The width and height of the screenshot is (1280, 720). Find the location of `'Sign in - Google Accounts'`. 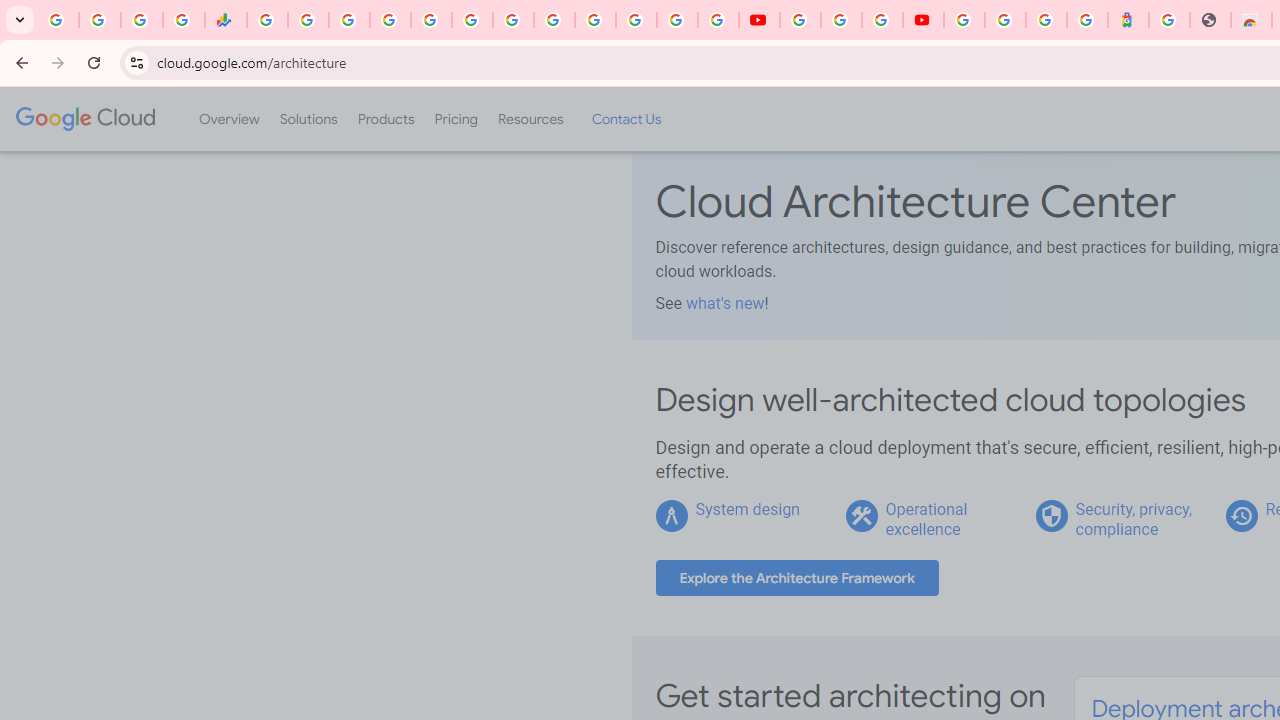

'Sign in - Google Accounts' is located at coordinates (964, 20).